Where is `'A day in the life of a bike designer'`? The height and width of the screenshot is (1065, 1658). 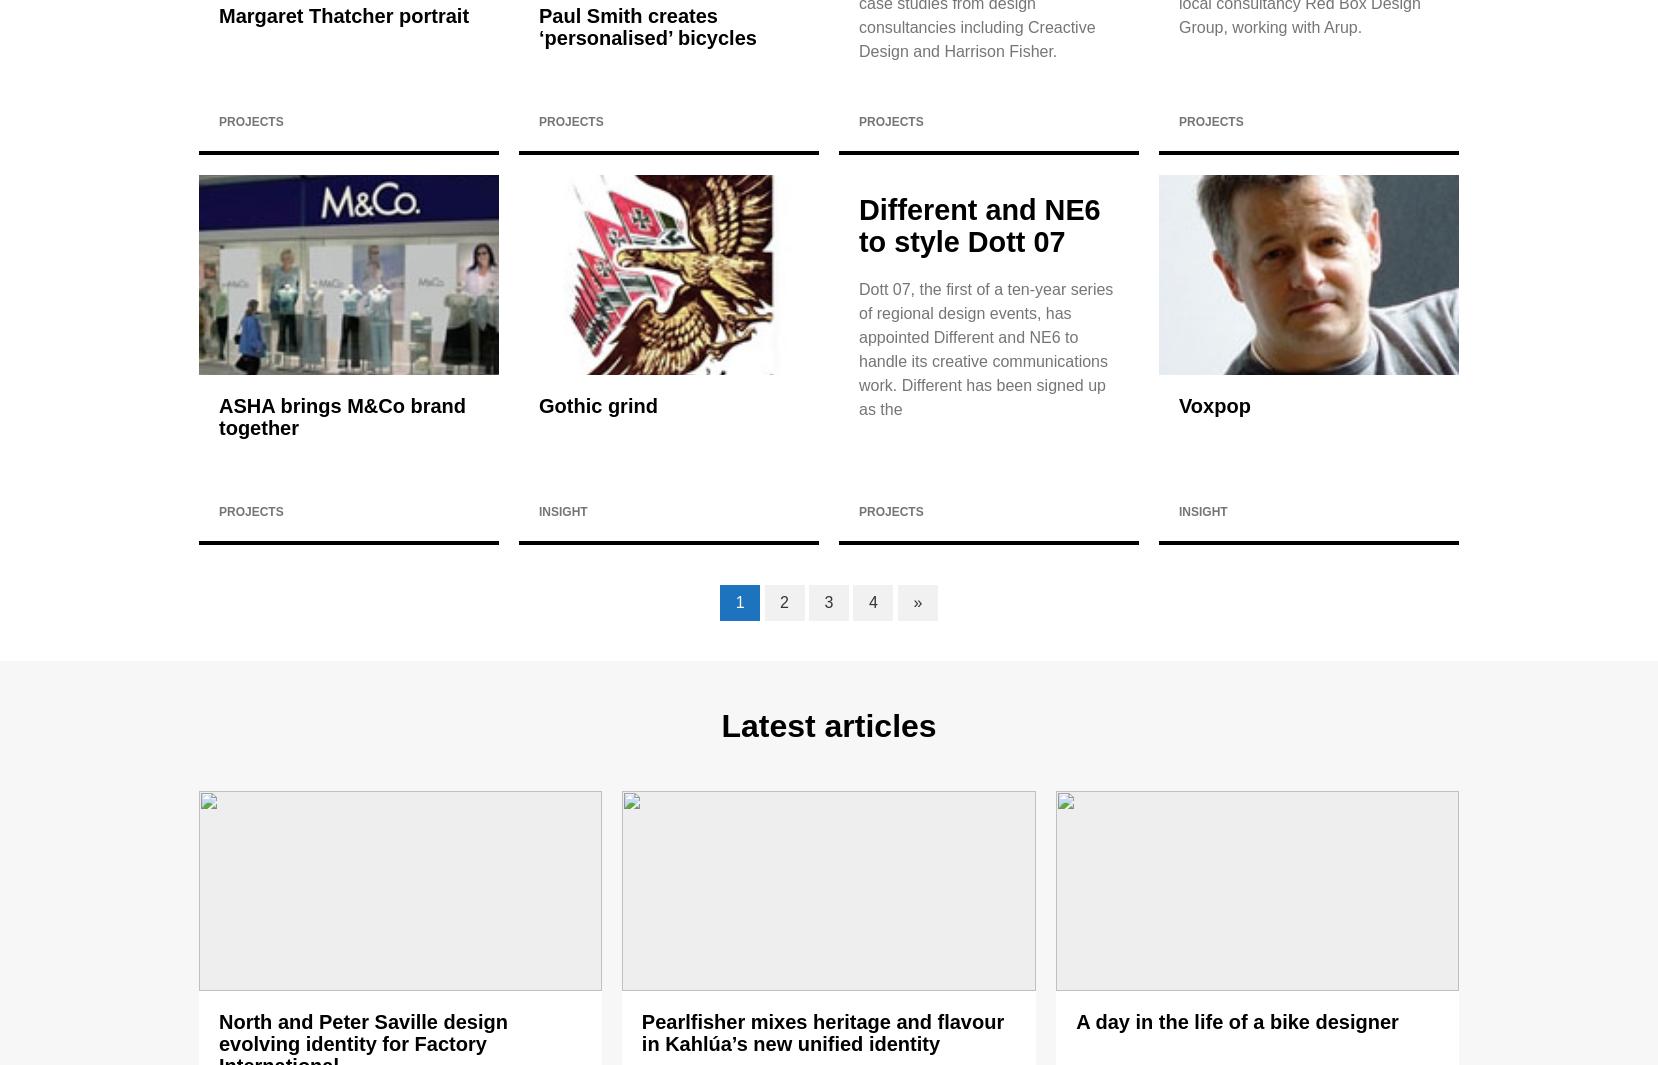
'A day in the life of a bike designer' is located at coordinates (1236, 1021).